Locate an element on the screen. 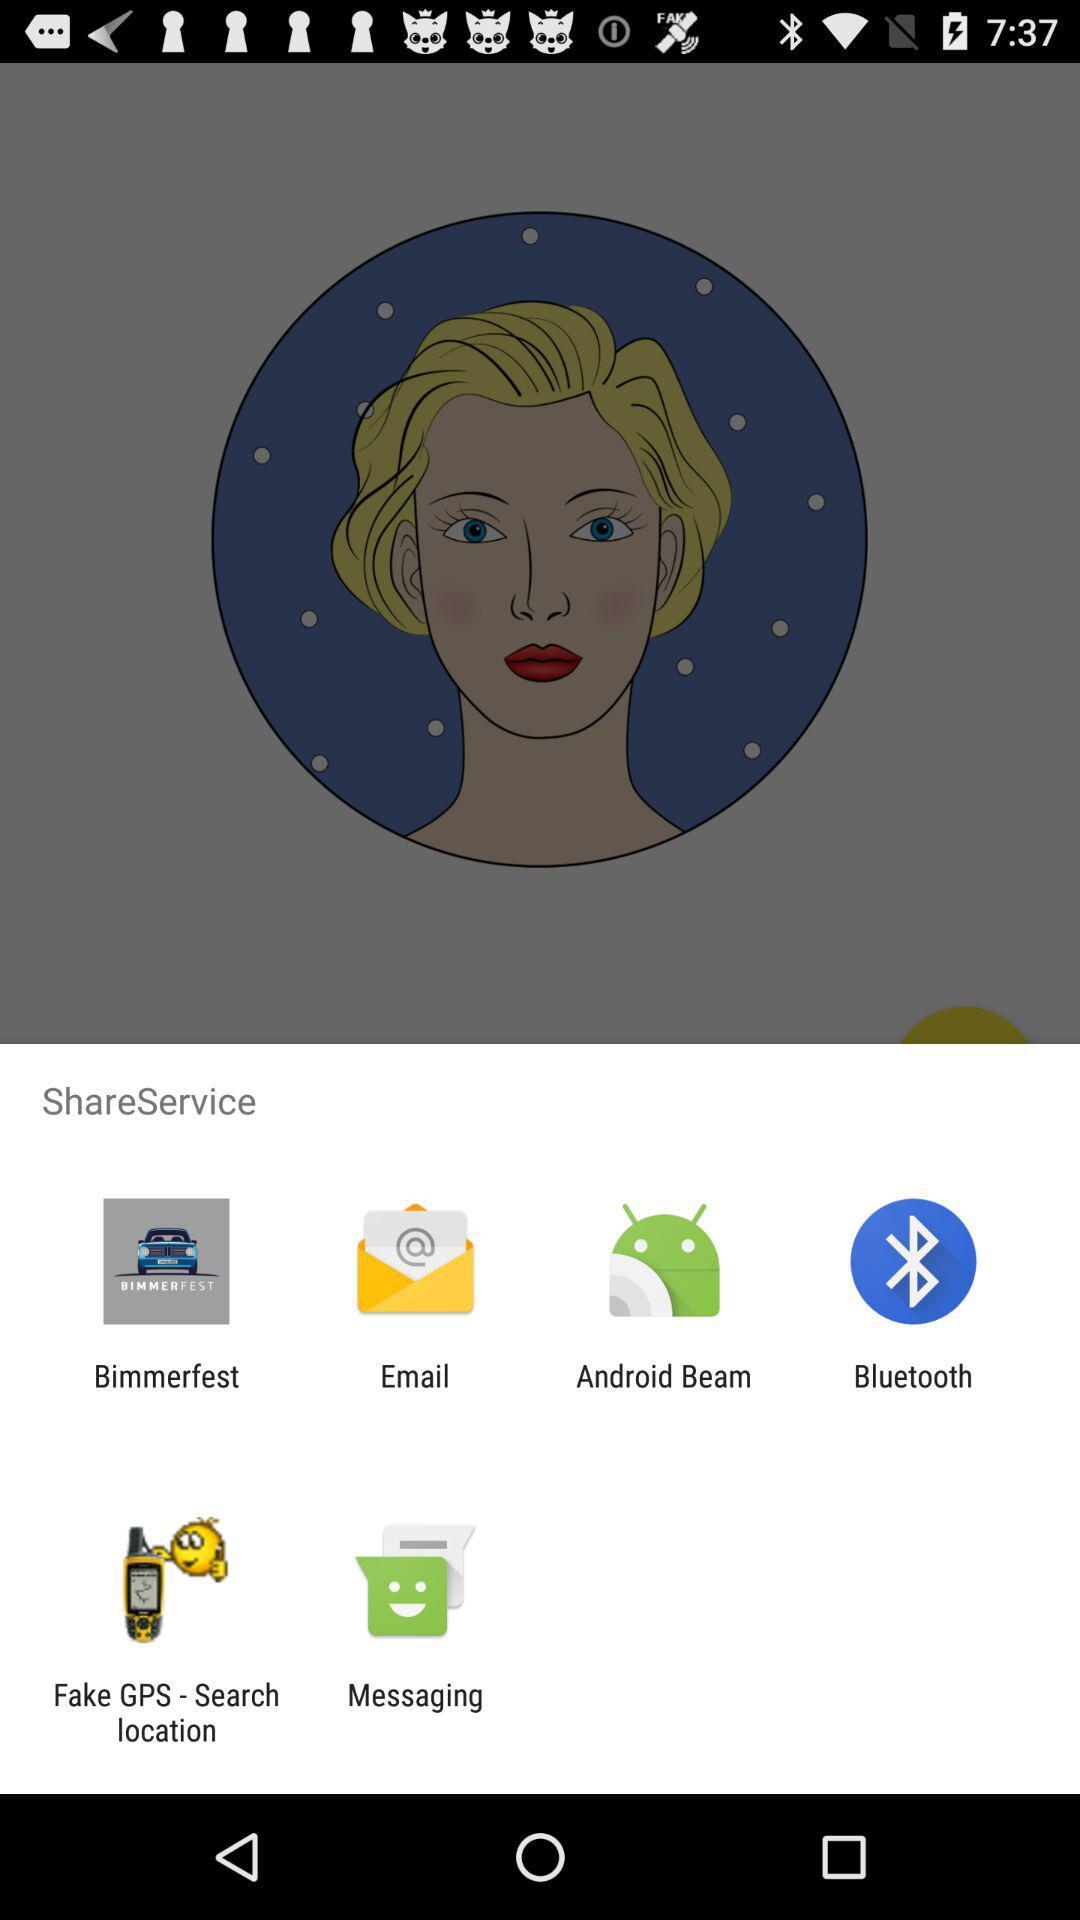 The image size is (1080, 1920). the android beam icon is located at coordinates (664, 1392).